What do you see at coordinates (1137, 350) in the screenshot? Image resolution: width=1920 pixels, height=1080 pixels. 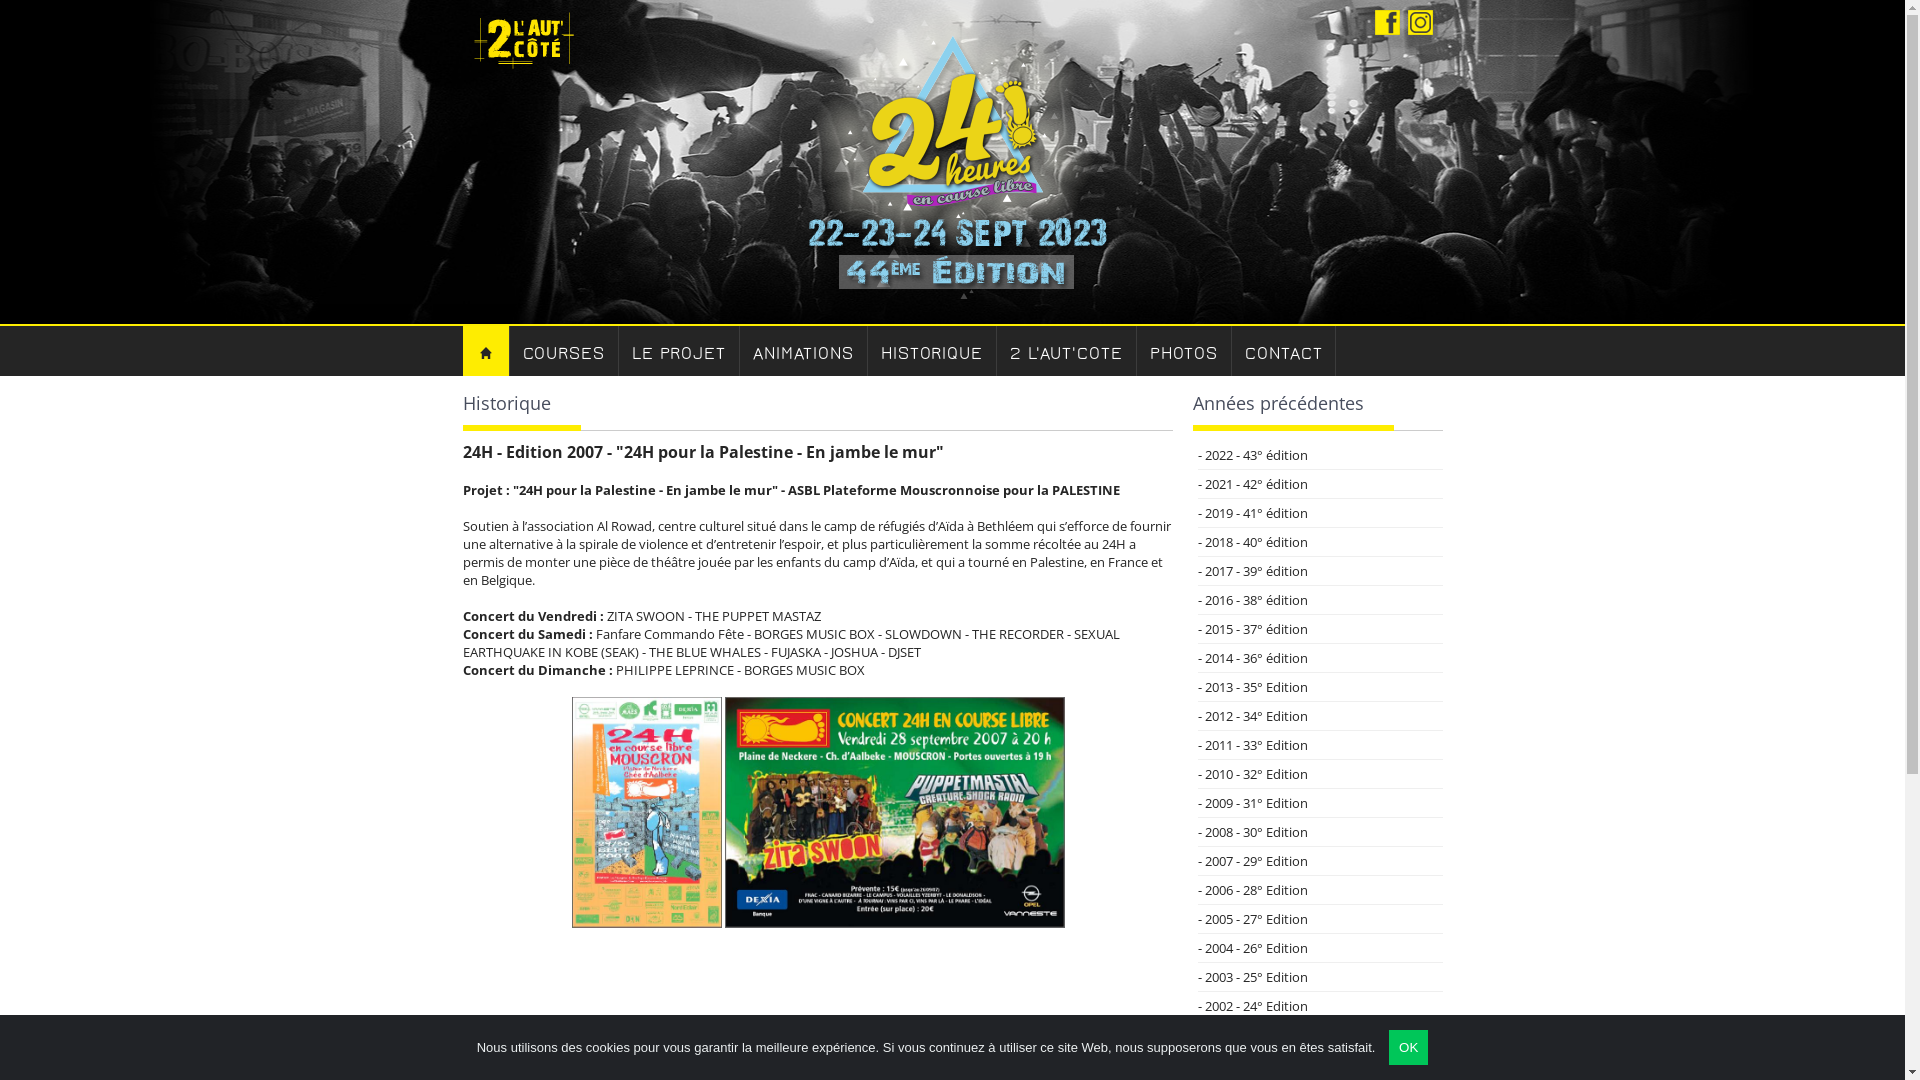 I see `'PHOTOS'` at bounding box center [1137, 350].